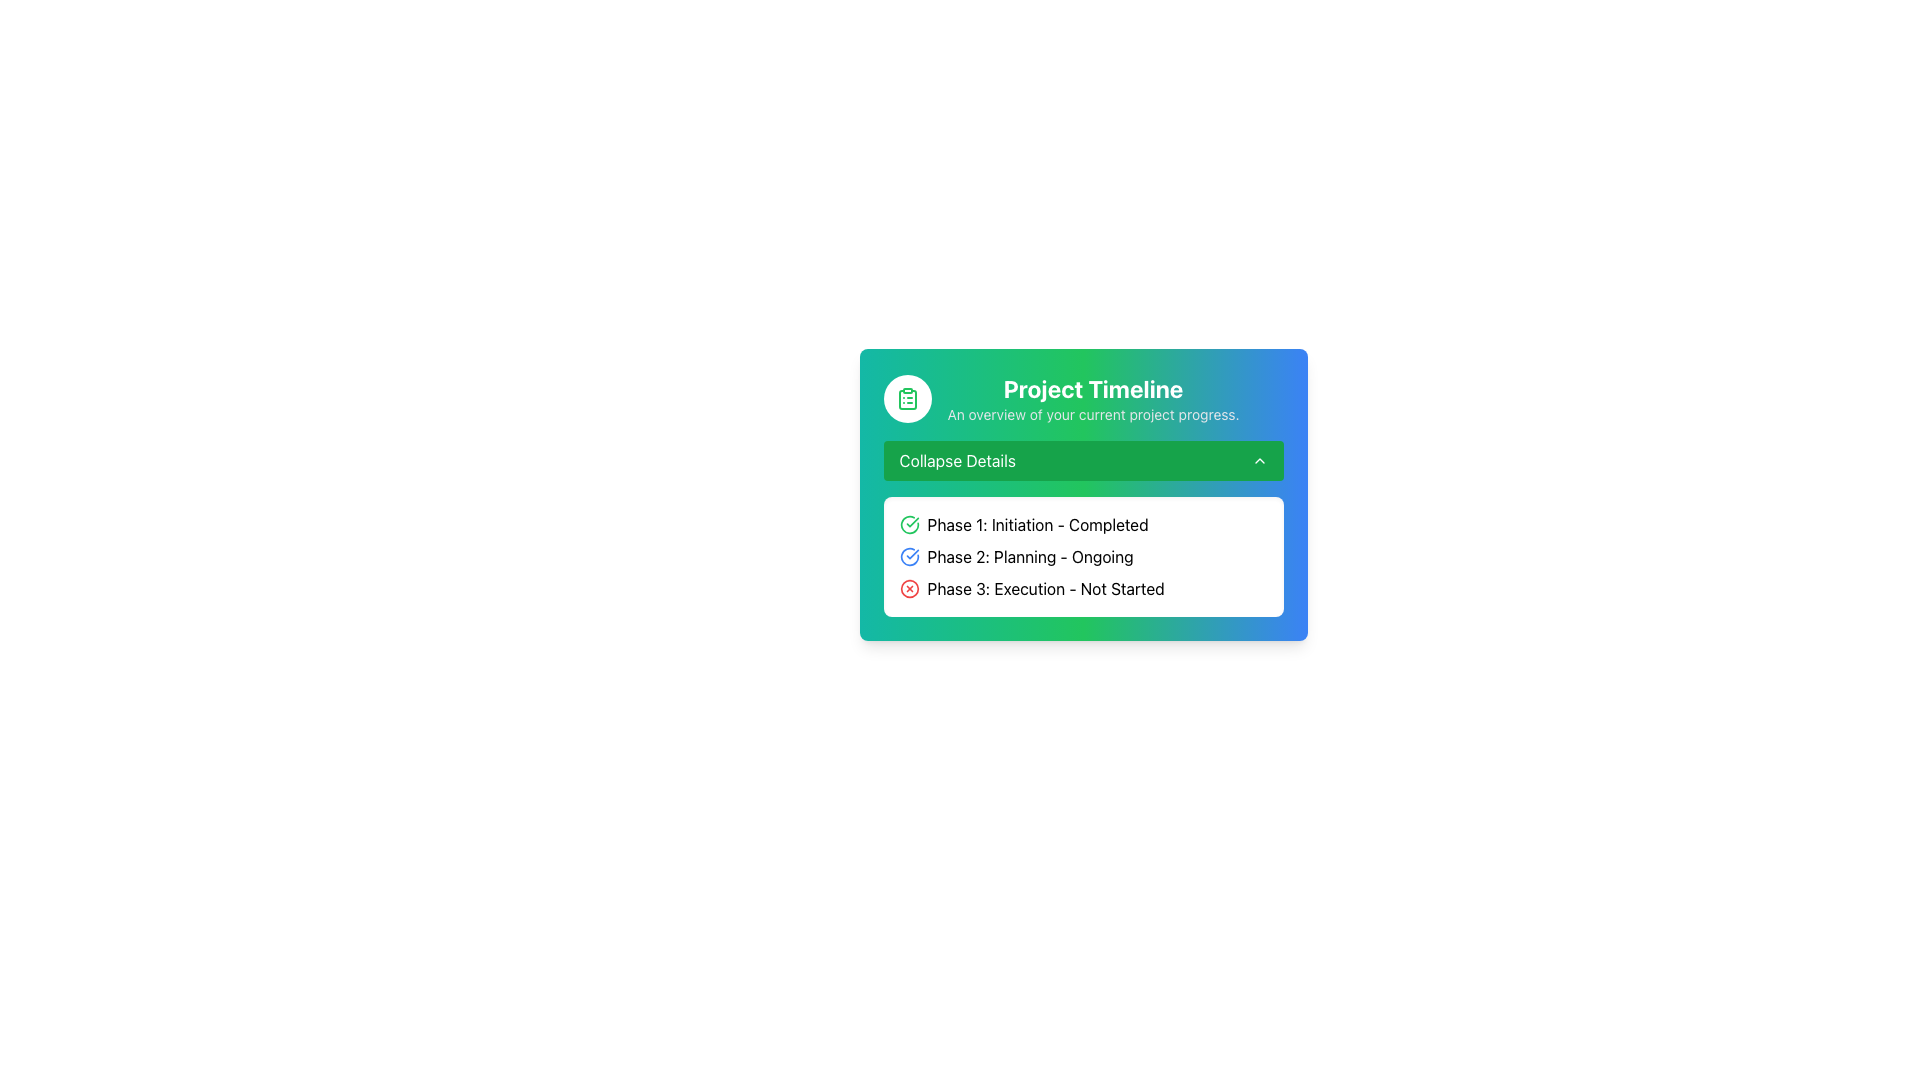 This screenshot has width=1920, height=1080. I want to click on the static text label displaying 'Collapse Details' in white font on a green background, which is located in the upper section of the green bar, so click(956, 461).